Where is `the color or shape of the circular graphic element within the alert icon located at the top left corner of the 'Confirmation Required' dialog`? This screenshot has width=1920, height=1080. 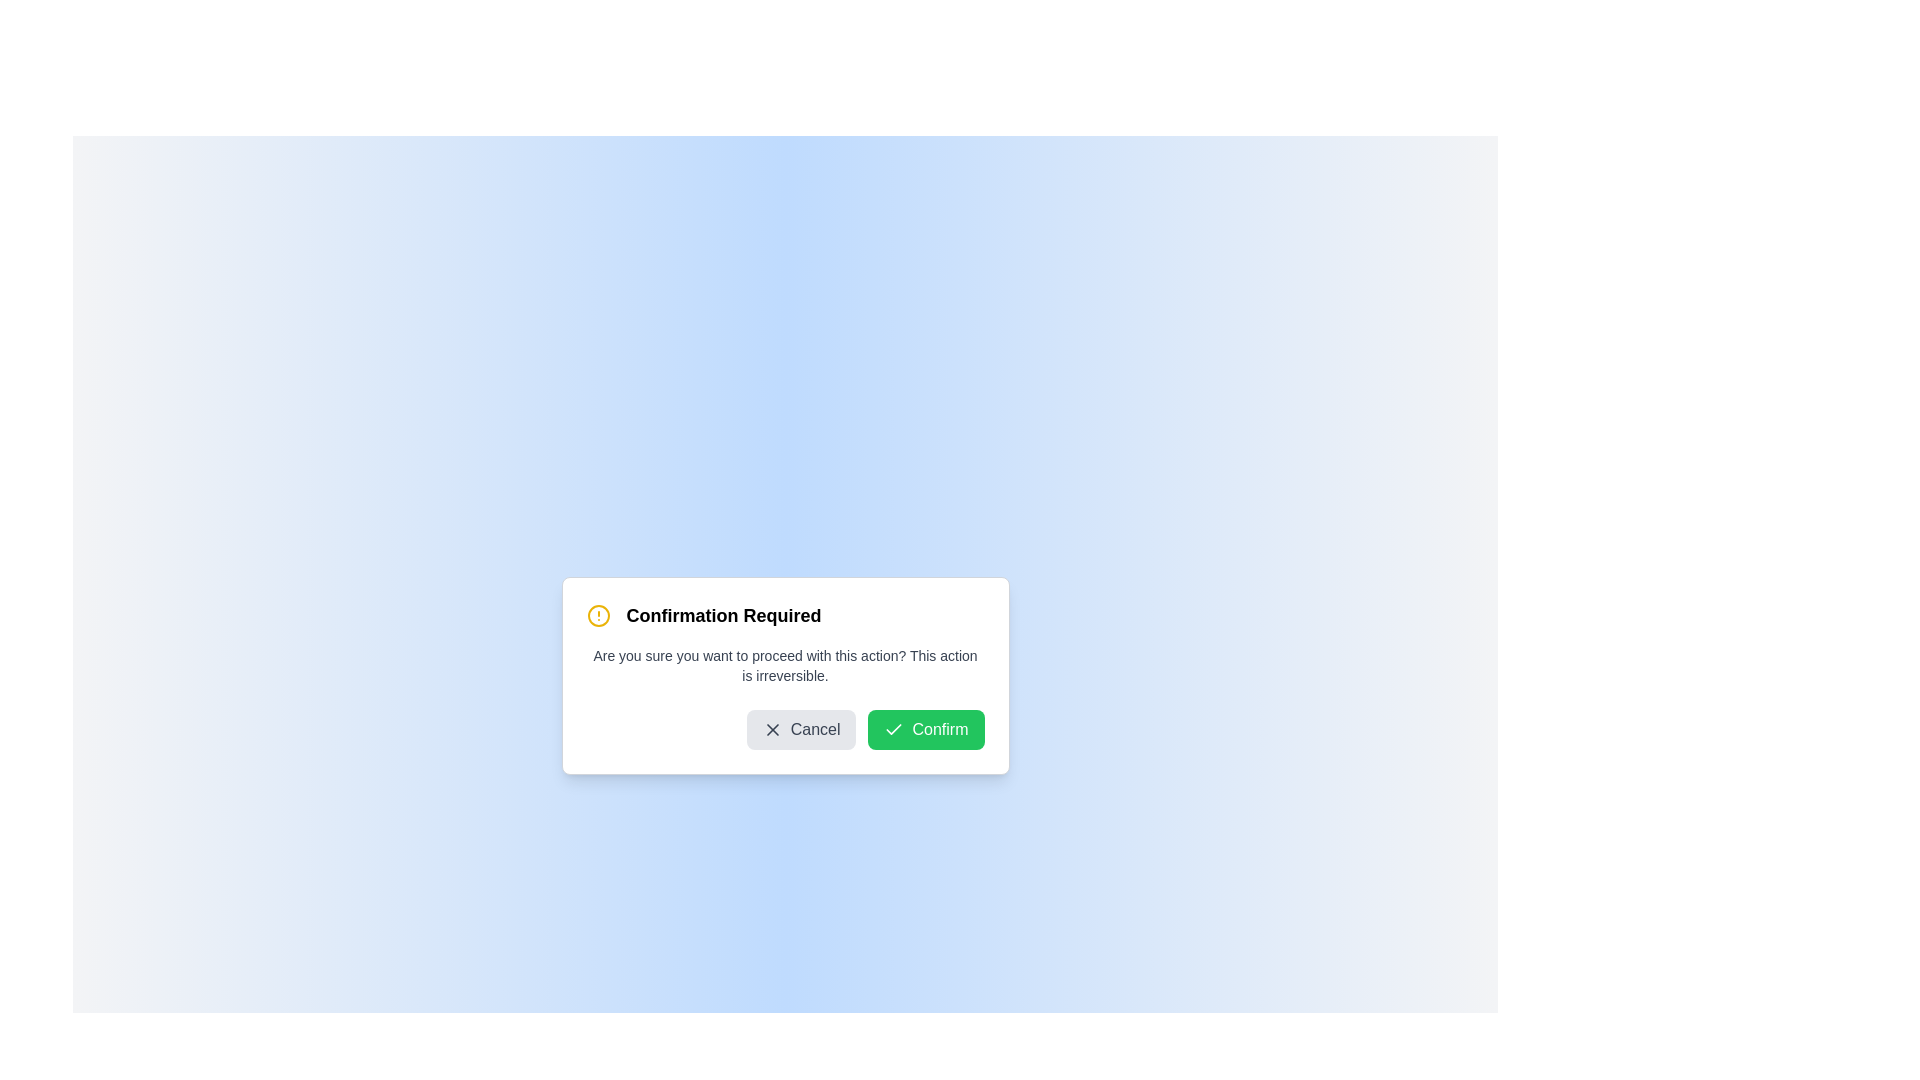 the color or shape of the circular graphic element within the alert icon located at the top left corner of the 'Confirmation Required' dialog is located at coordinates (597, 615).